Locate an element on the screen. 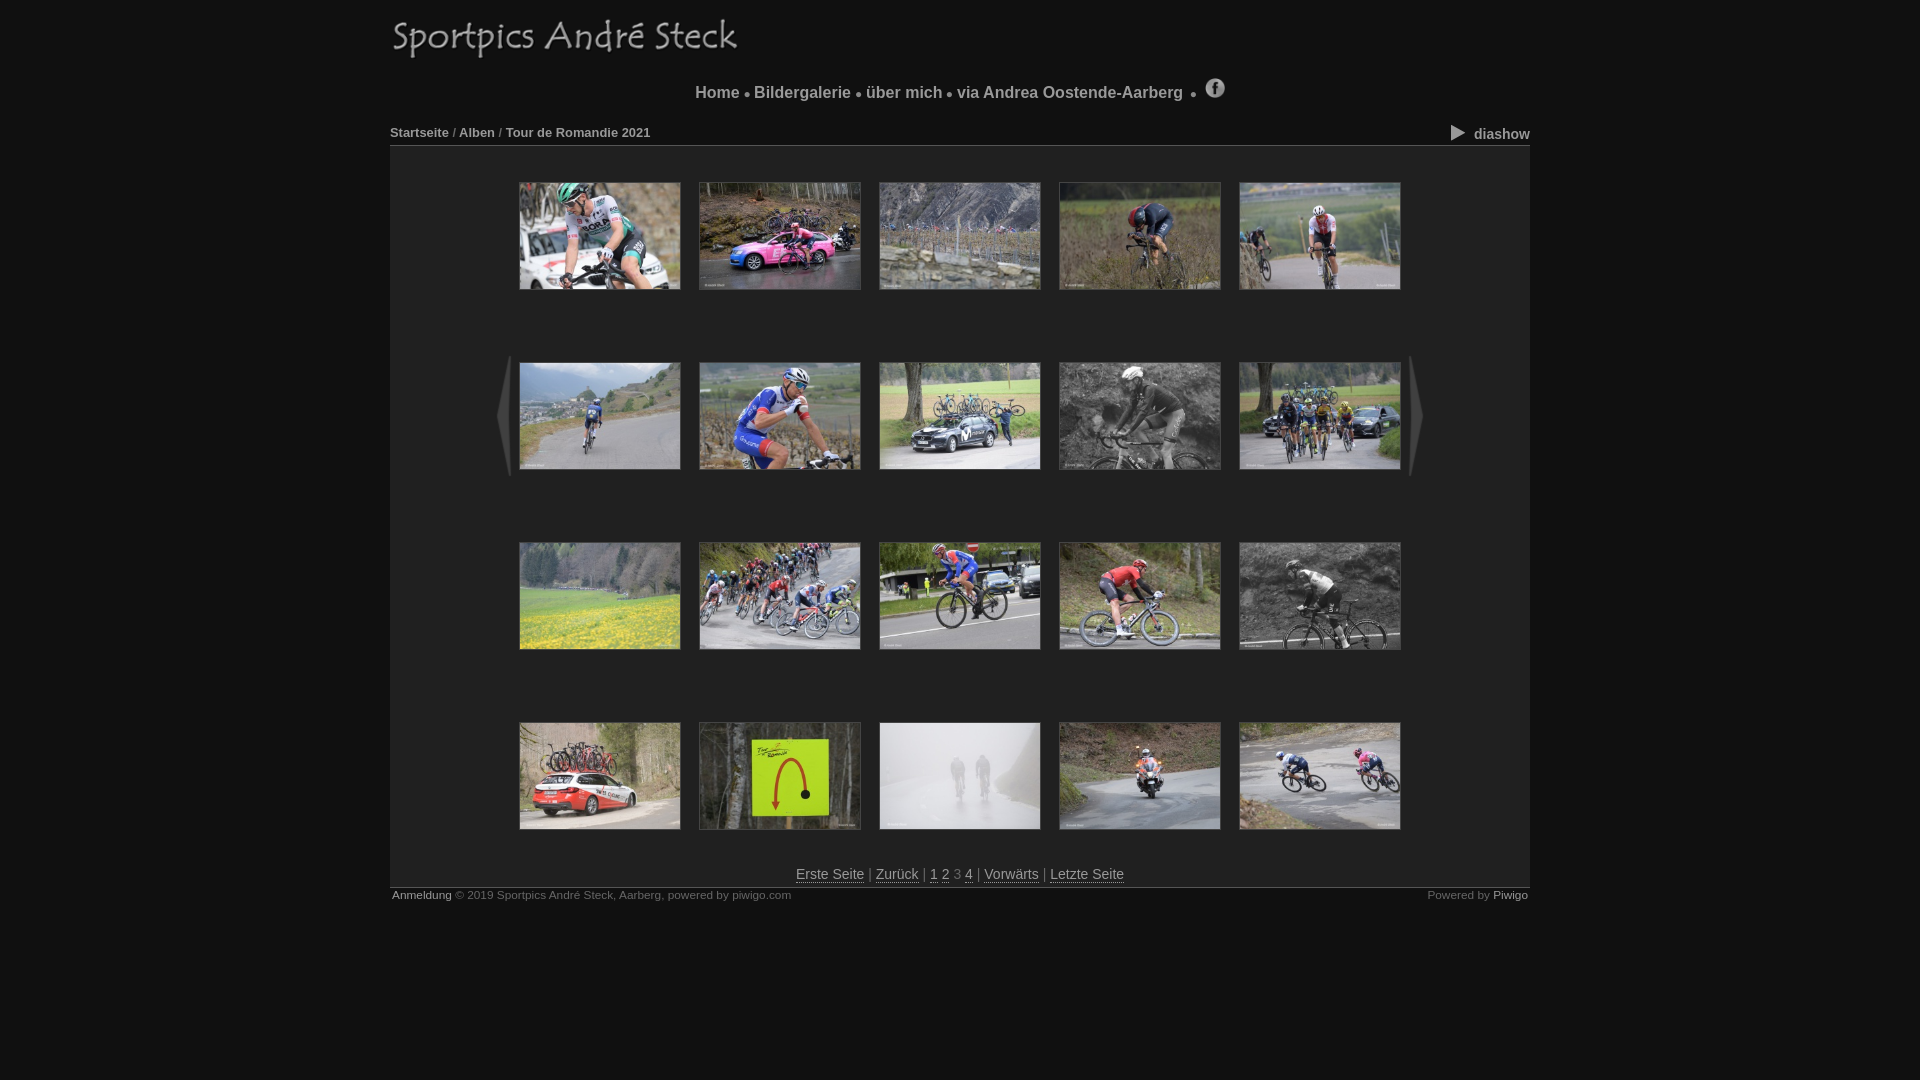 The image size is (1920, 1080). 'Startseite' is located at coordinates (418, 132).